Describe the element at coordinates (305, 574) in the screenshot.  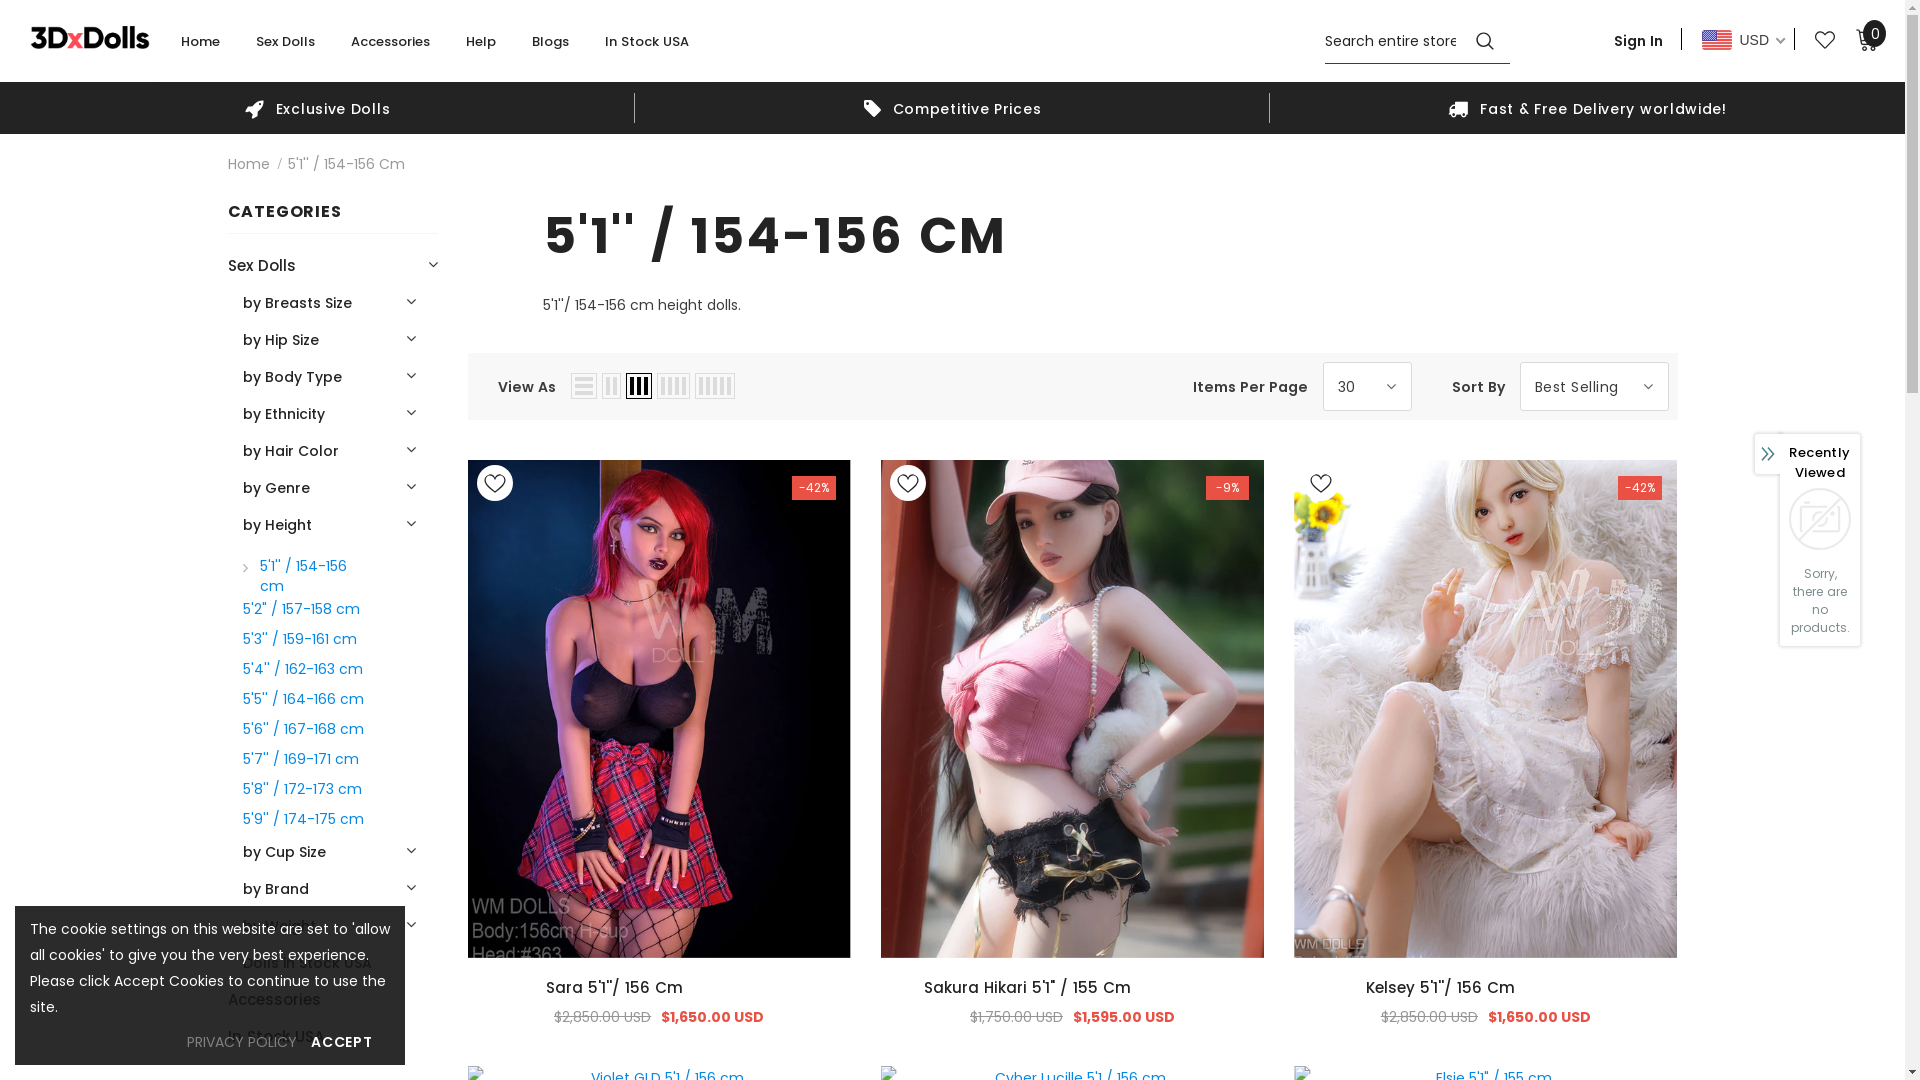
I see `'5'1'' / 154-156 cm'` at that location.